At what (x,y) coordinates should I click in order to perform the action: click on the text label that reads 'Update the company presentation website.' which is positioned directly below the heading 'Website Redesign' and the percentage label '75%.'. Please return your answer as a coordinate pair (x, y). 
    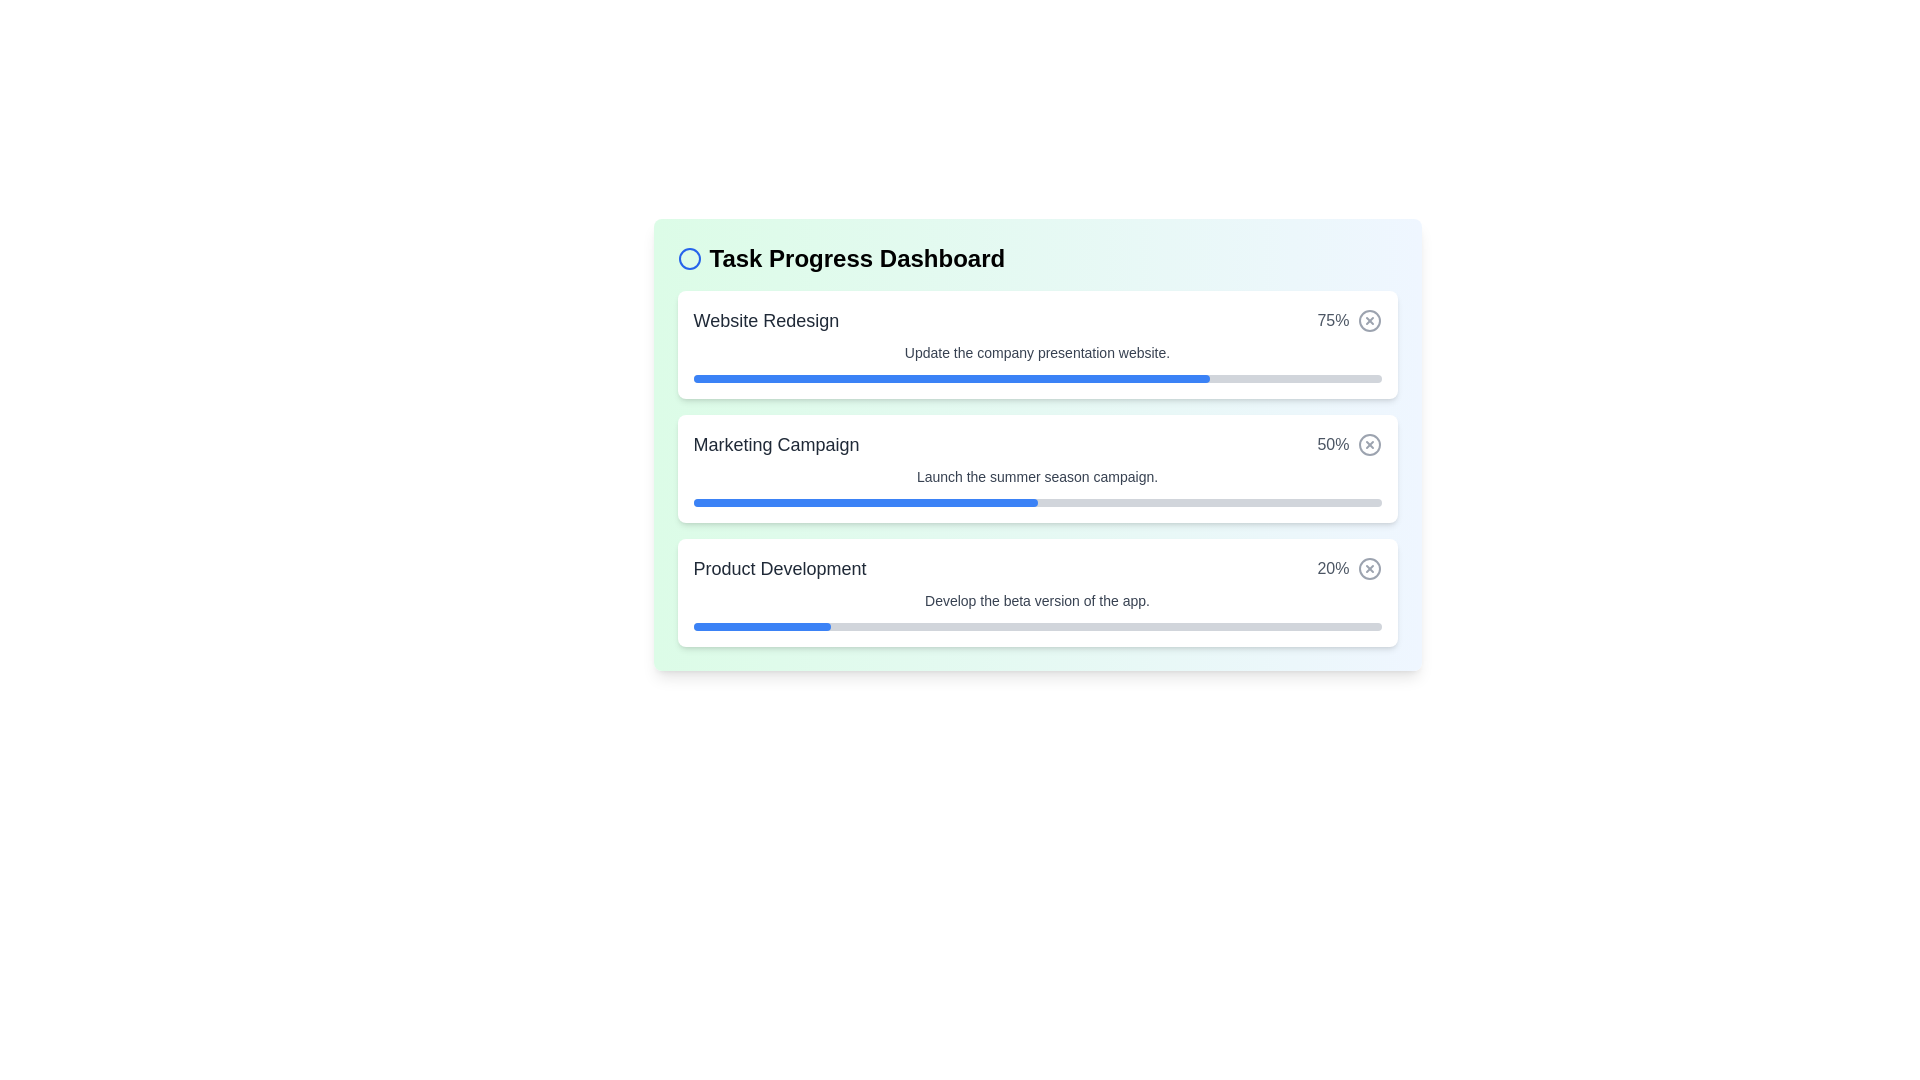
    Looking at the image, I should click on (1037, 352).